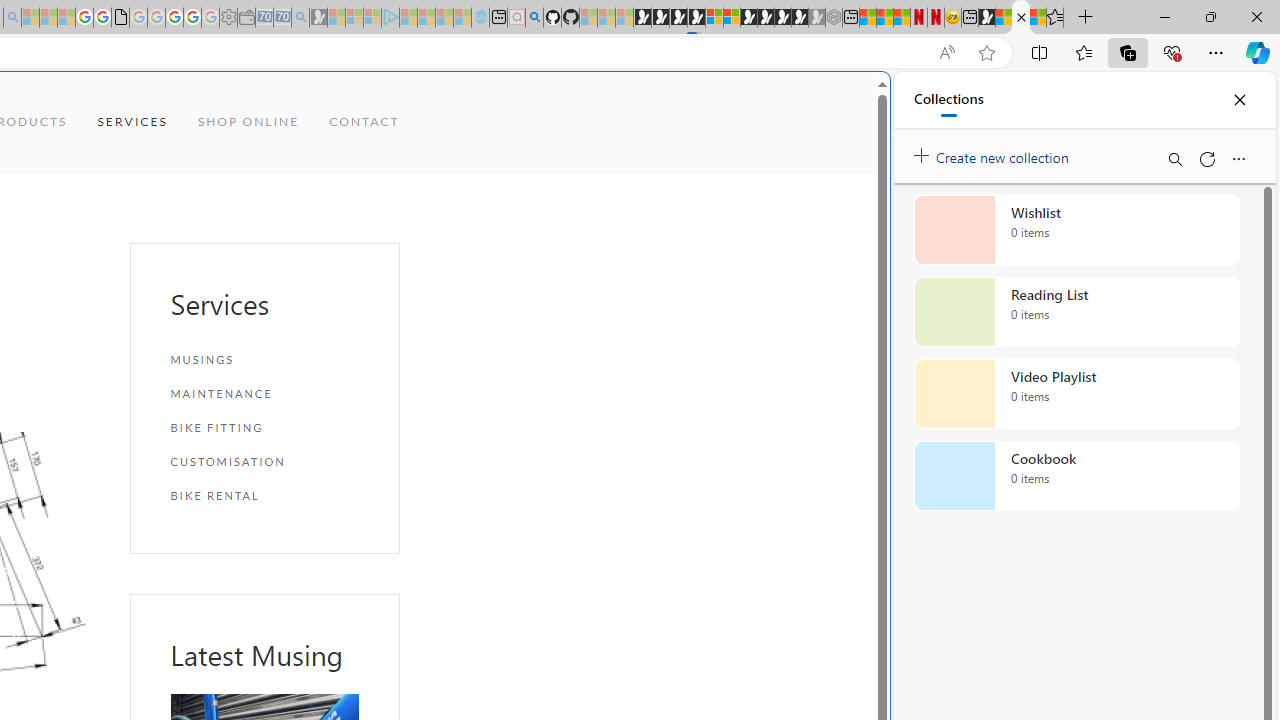 This screenshot has height=720, width=1280. I want to click on 'More options menu', so click(1237, 158).